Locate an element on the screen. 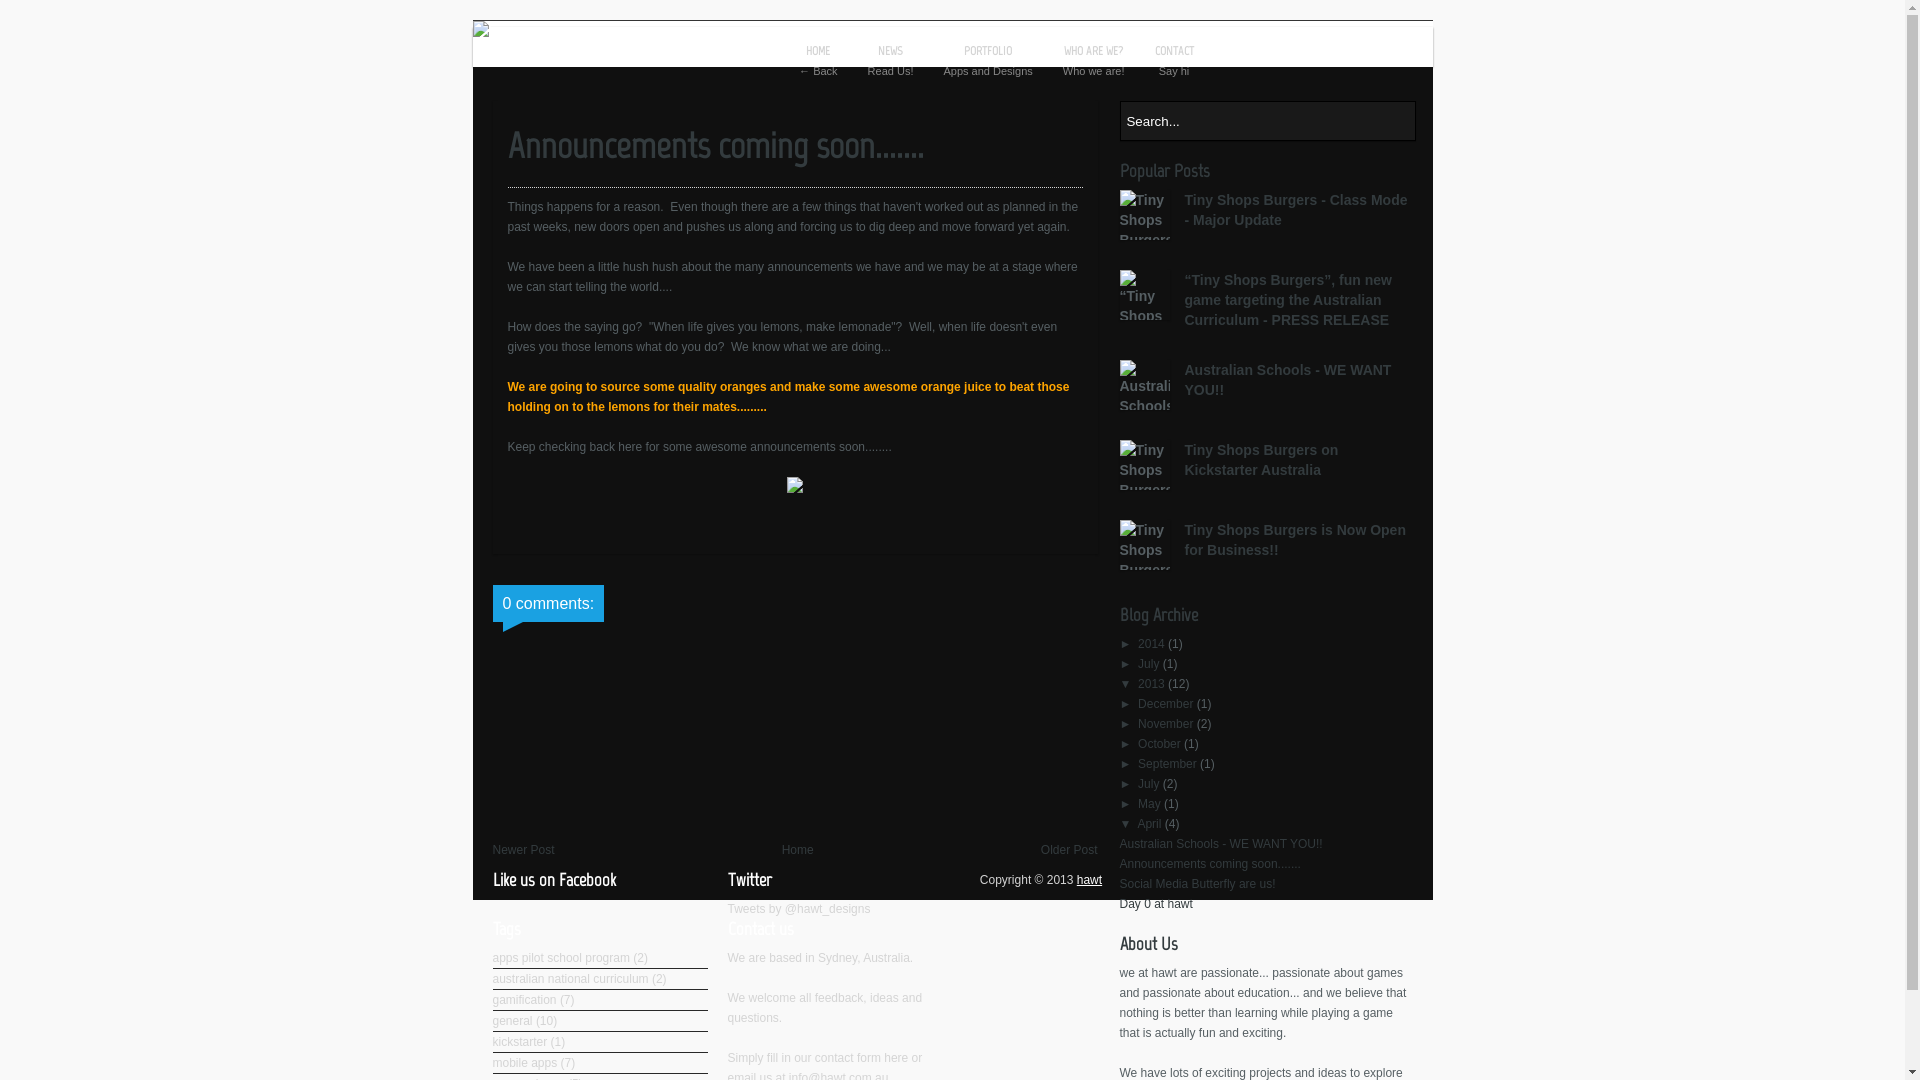 Image resolution: width=1920 pixels, height=1080 pixels. 'Tiny Shops Burgers is Now Open for Business!!' is located at coordinates (1294, 540).